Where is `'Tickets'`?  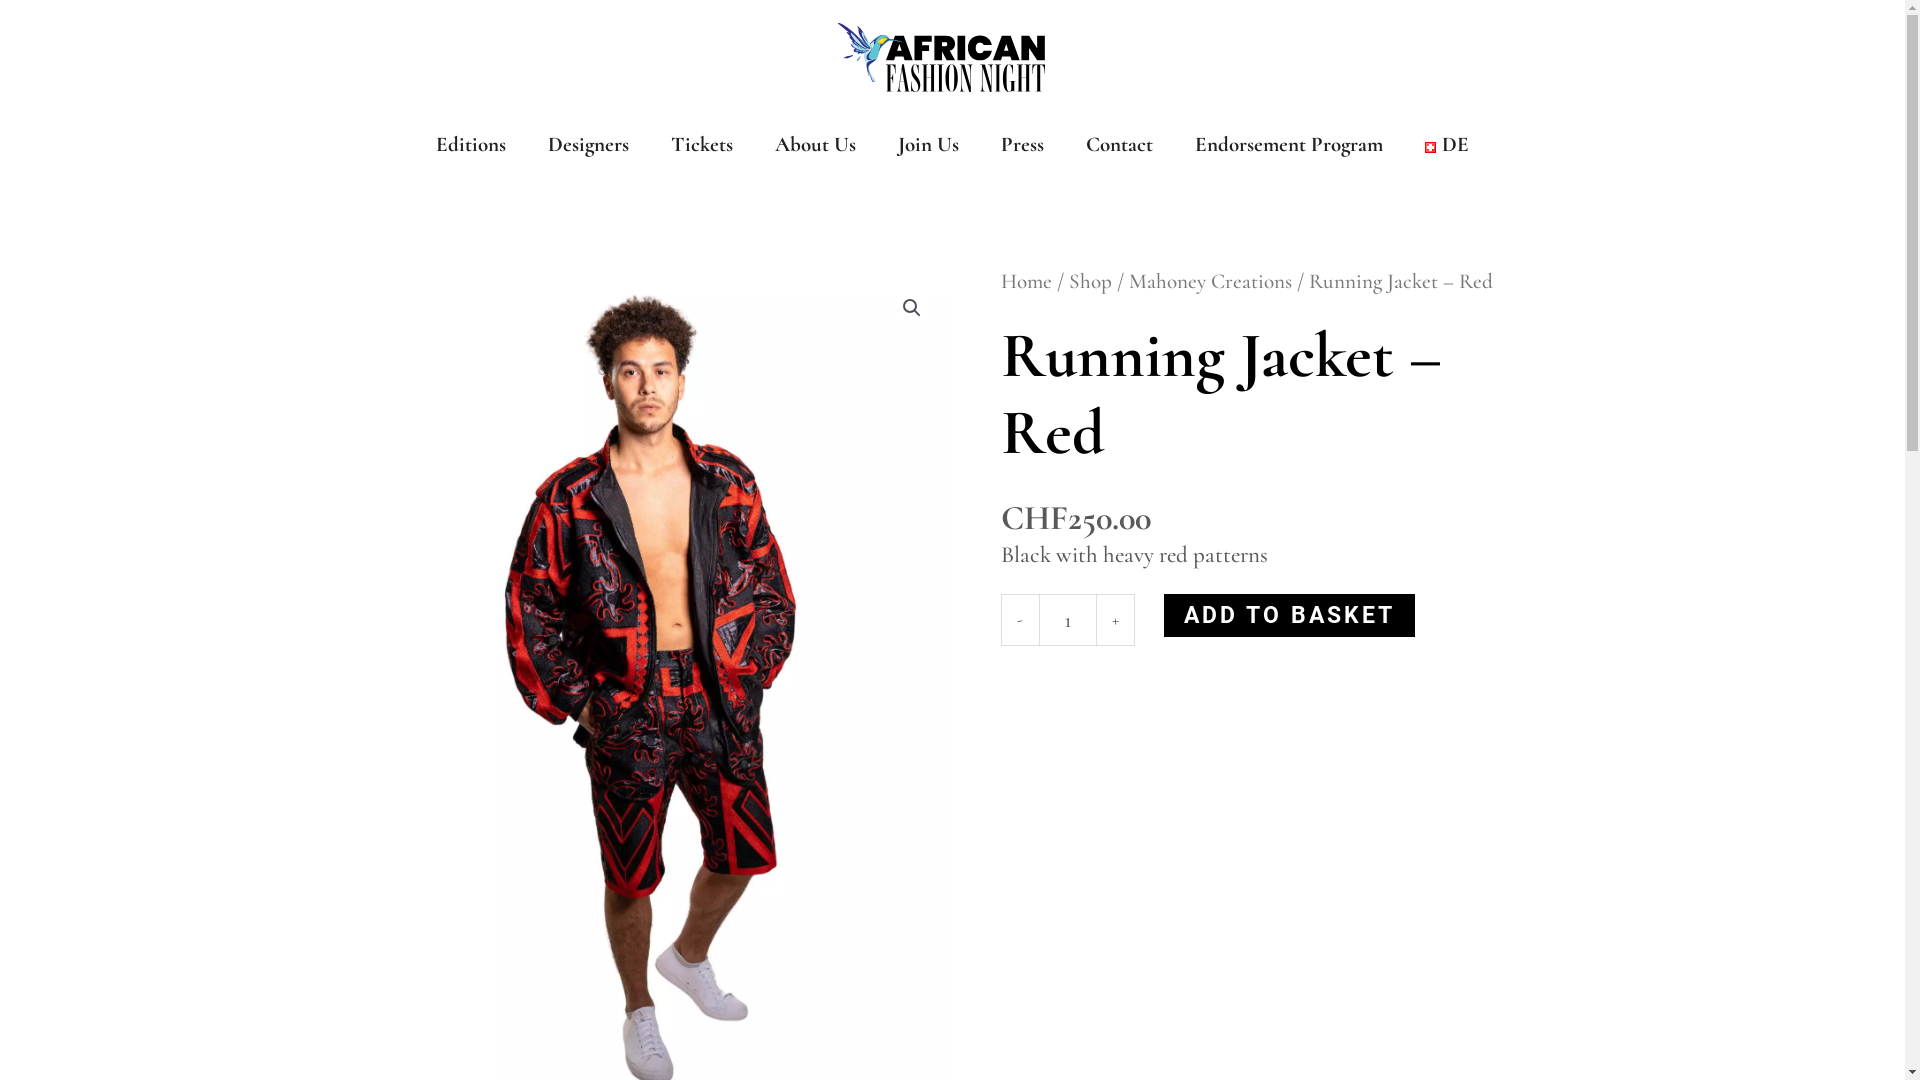
'Tickets' is located at coordinates (701, 144).